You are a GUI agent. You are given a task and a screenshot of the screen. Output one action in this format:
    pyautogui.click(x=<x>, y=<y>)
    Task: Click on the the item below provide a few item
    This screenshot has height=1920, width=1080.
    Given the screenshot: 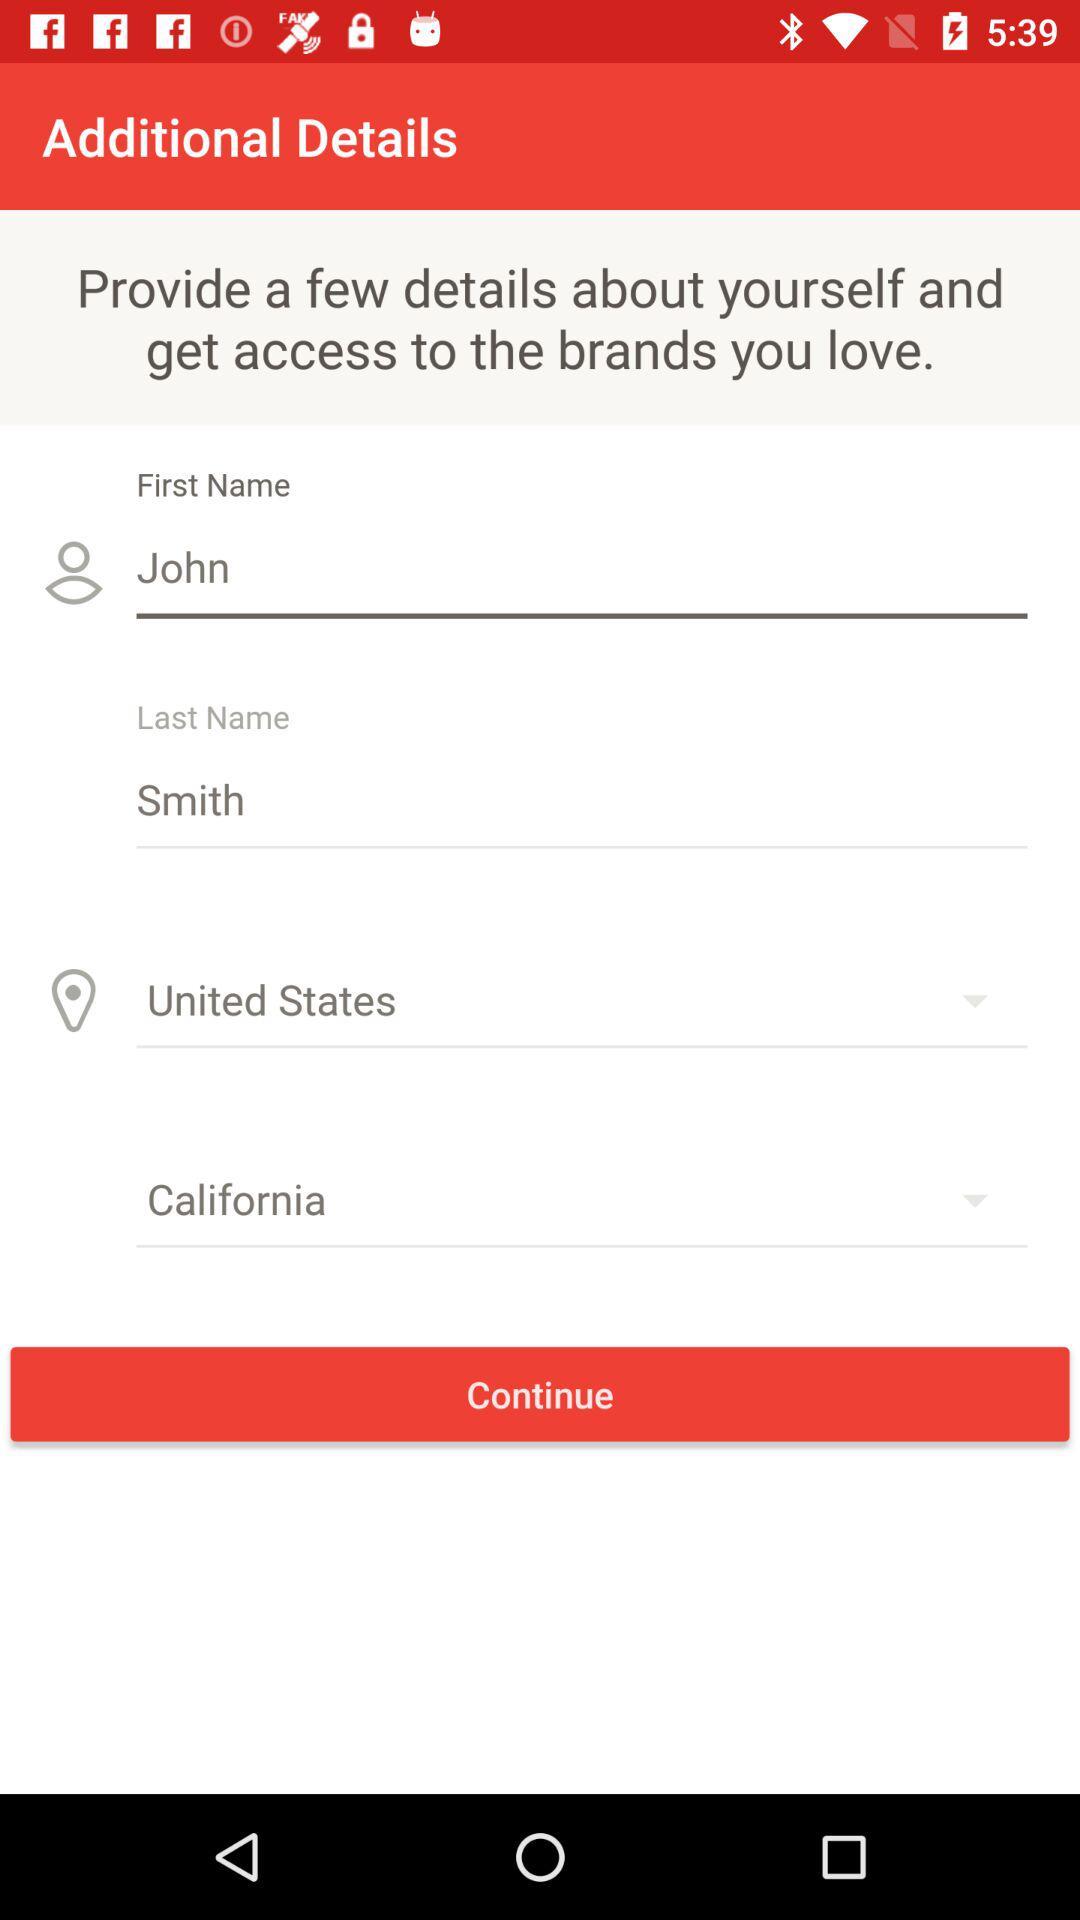 What is the action you would take?
    pyautogui.click(x=582, y=565)
    